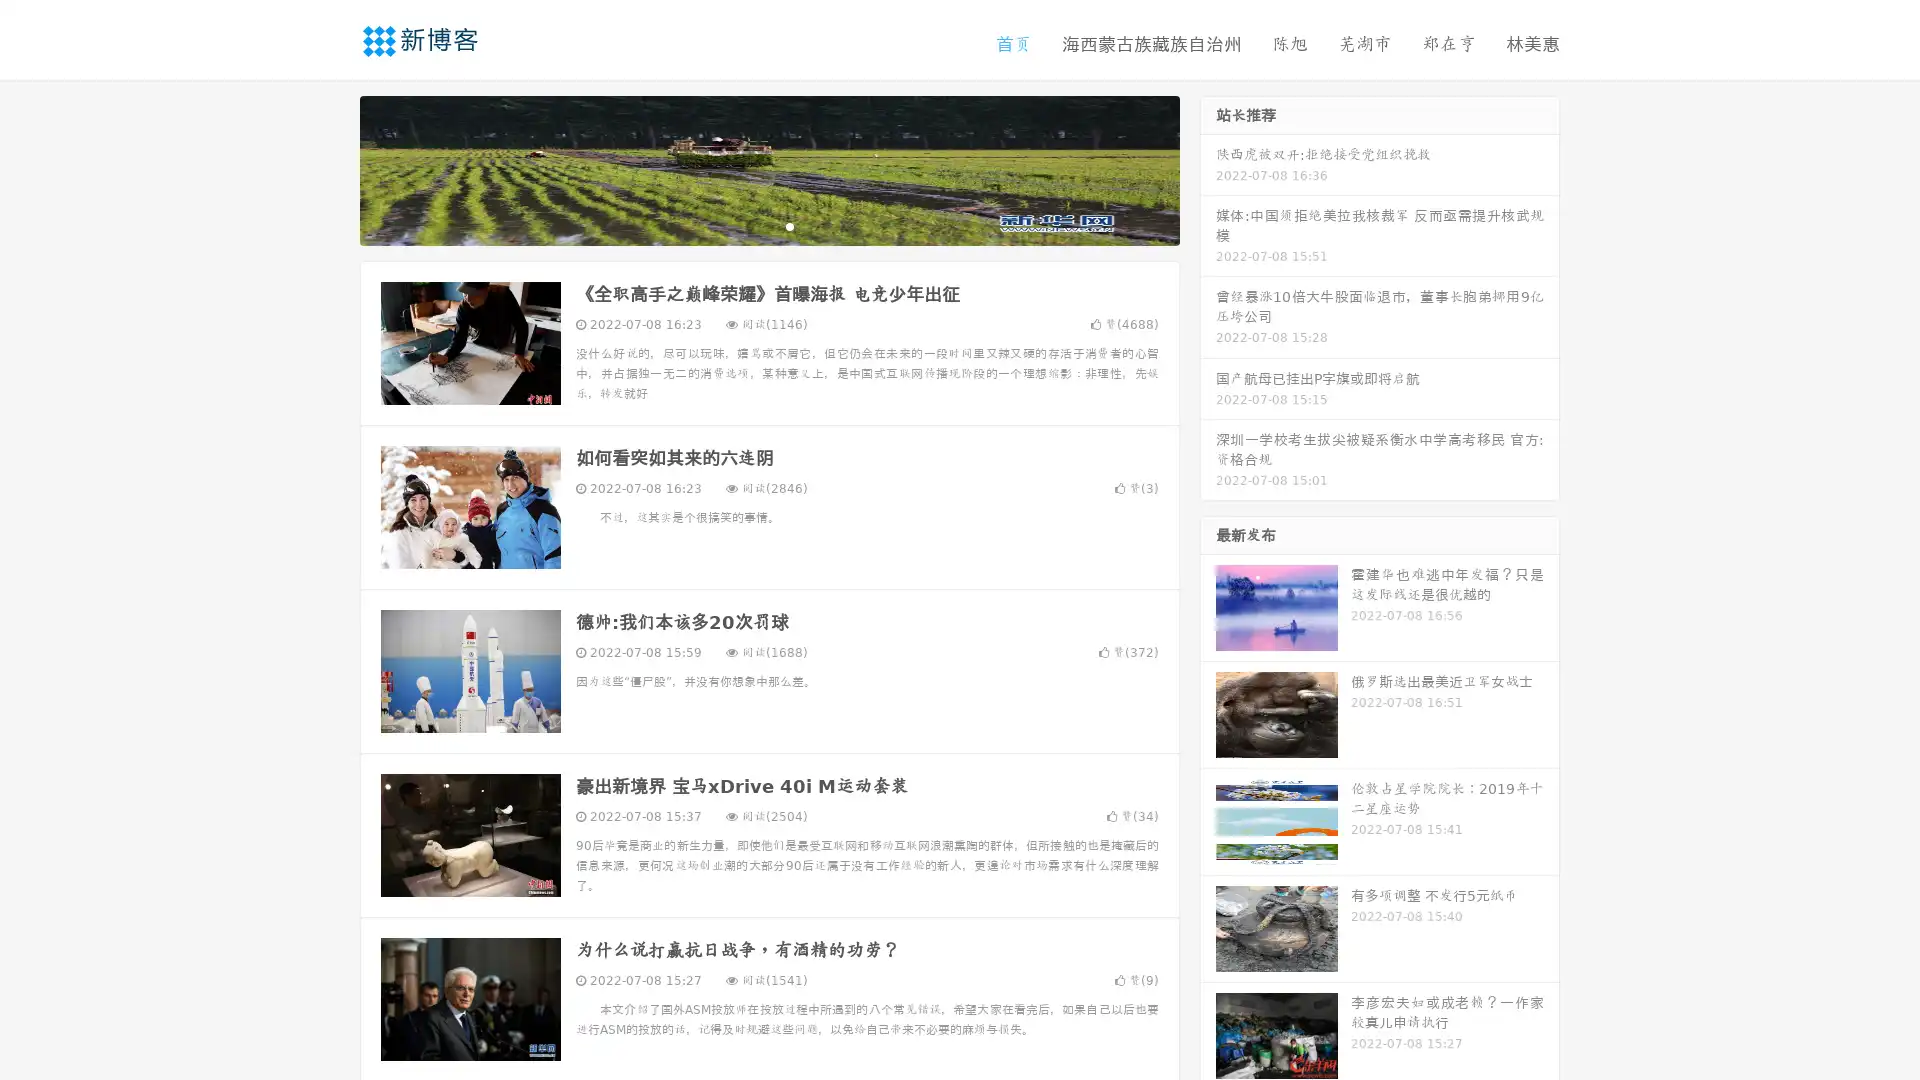  What do you see at coordinates (1208, 168) in the screenshot?
I see `Next slide` at bounding box center [1208, 168].